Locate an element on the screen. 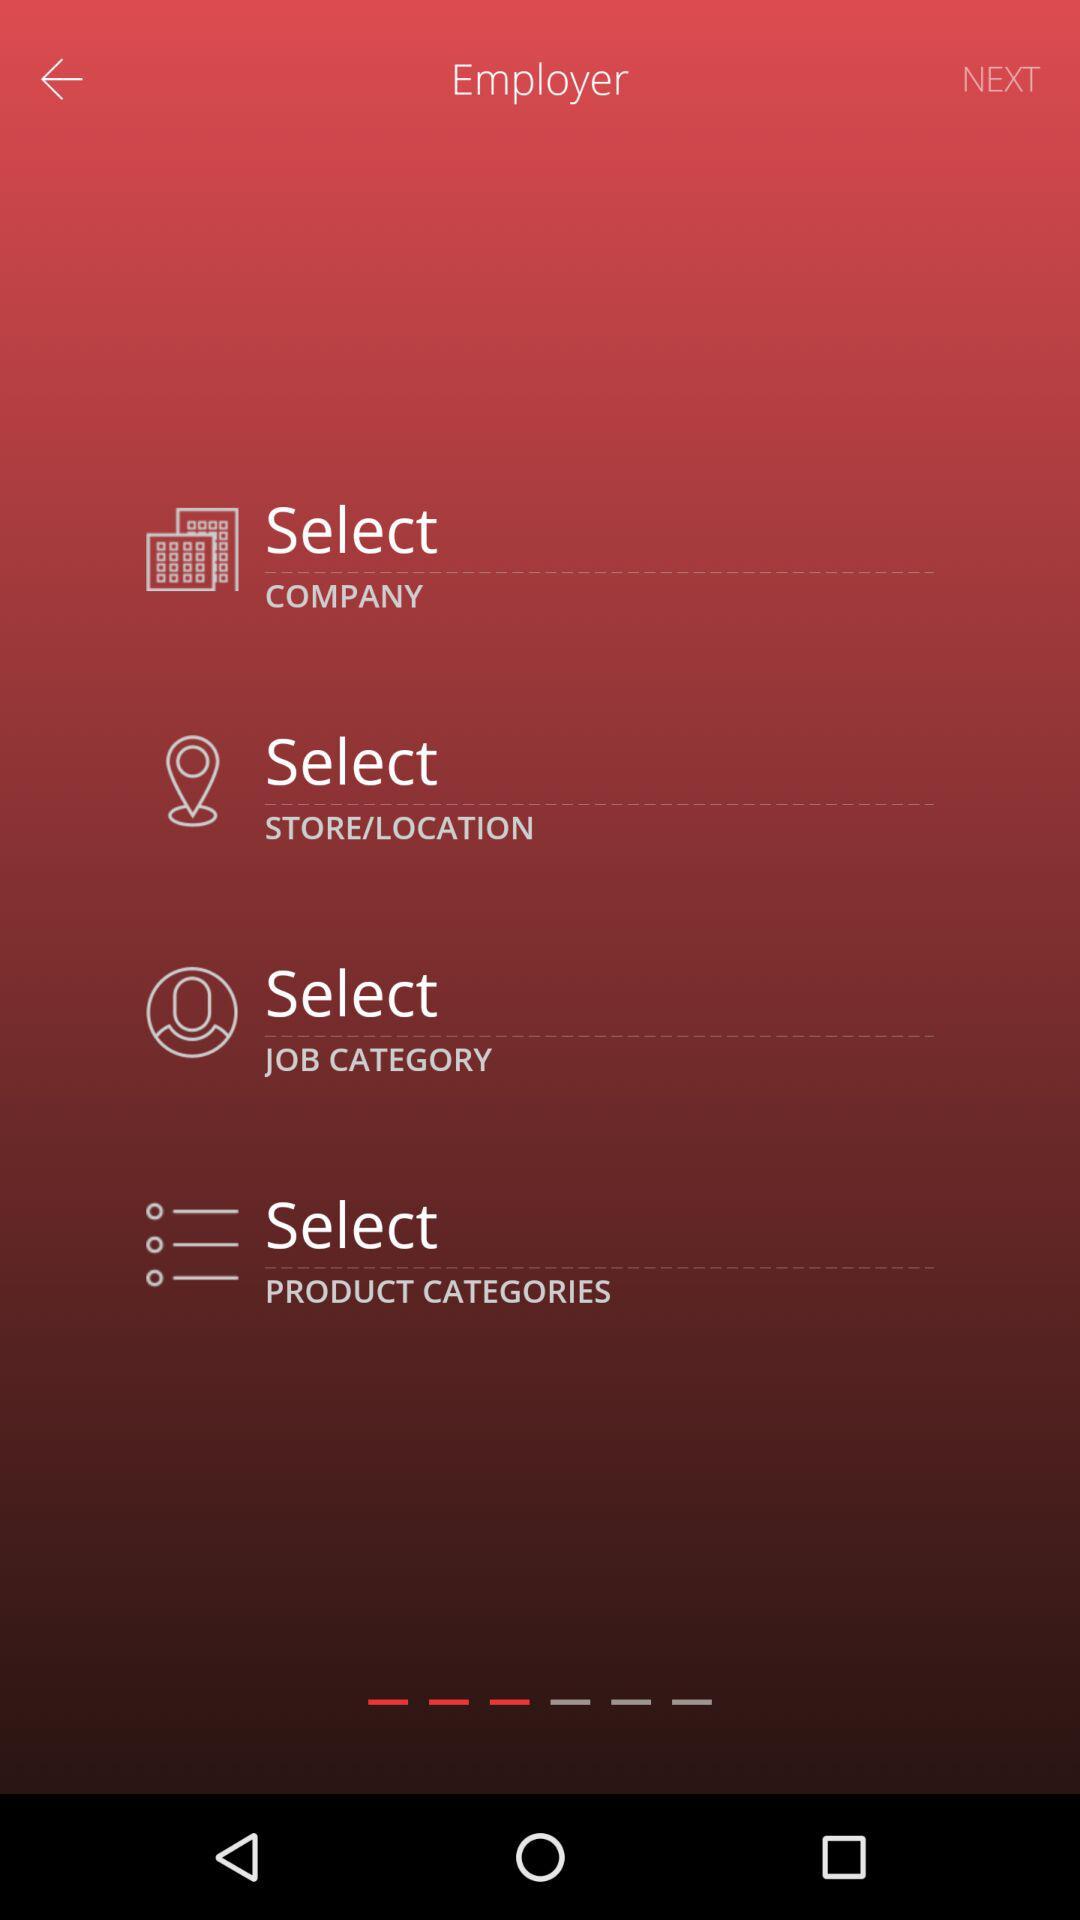 The width and height of the screenshot is (1080, 1920). choose product categories is located at coordinates (598, 1222).